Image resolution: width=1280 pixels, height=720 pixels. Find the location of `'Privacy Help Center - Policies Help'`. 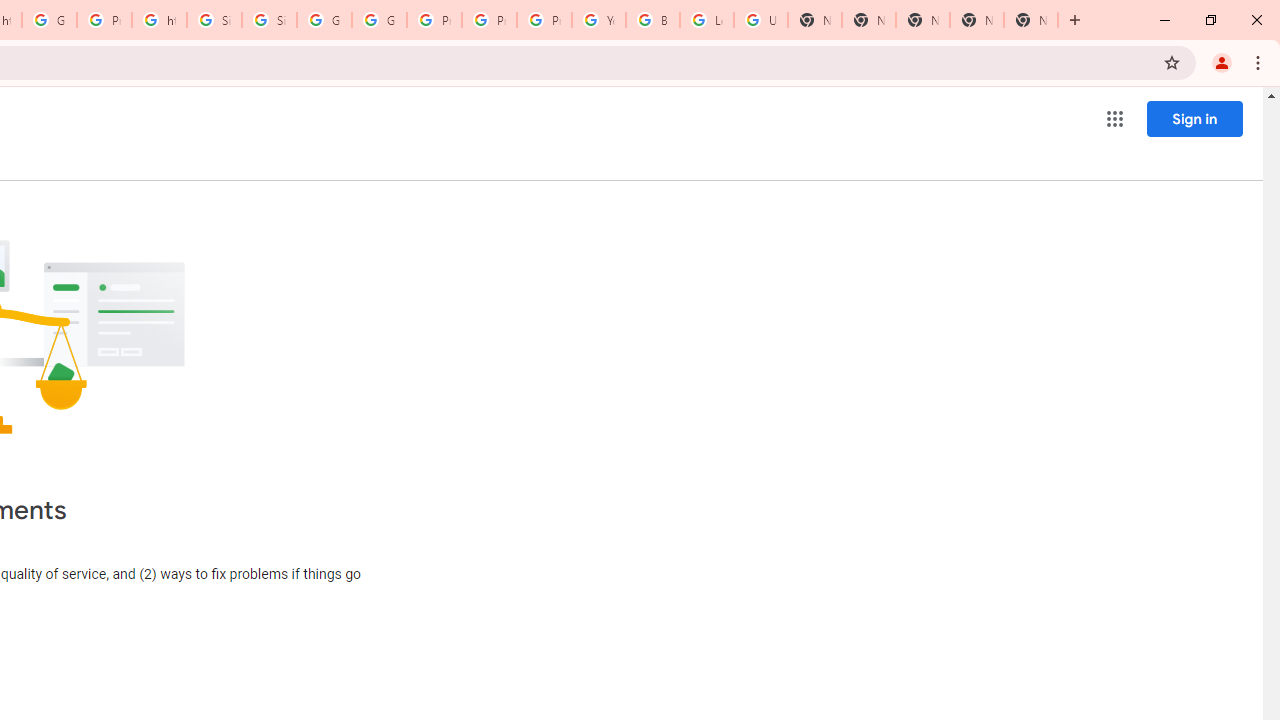

'Privacy Help Center - Policies Help' is located at coordinates (433, 20).